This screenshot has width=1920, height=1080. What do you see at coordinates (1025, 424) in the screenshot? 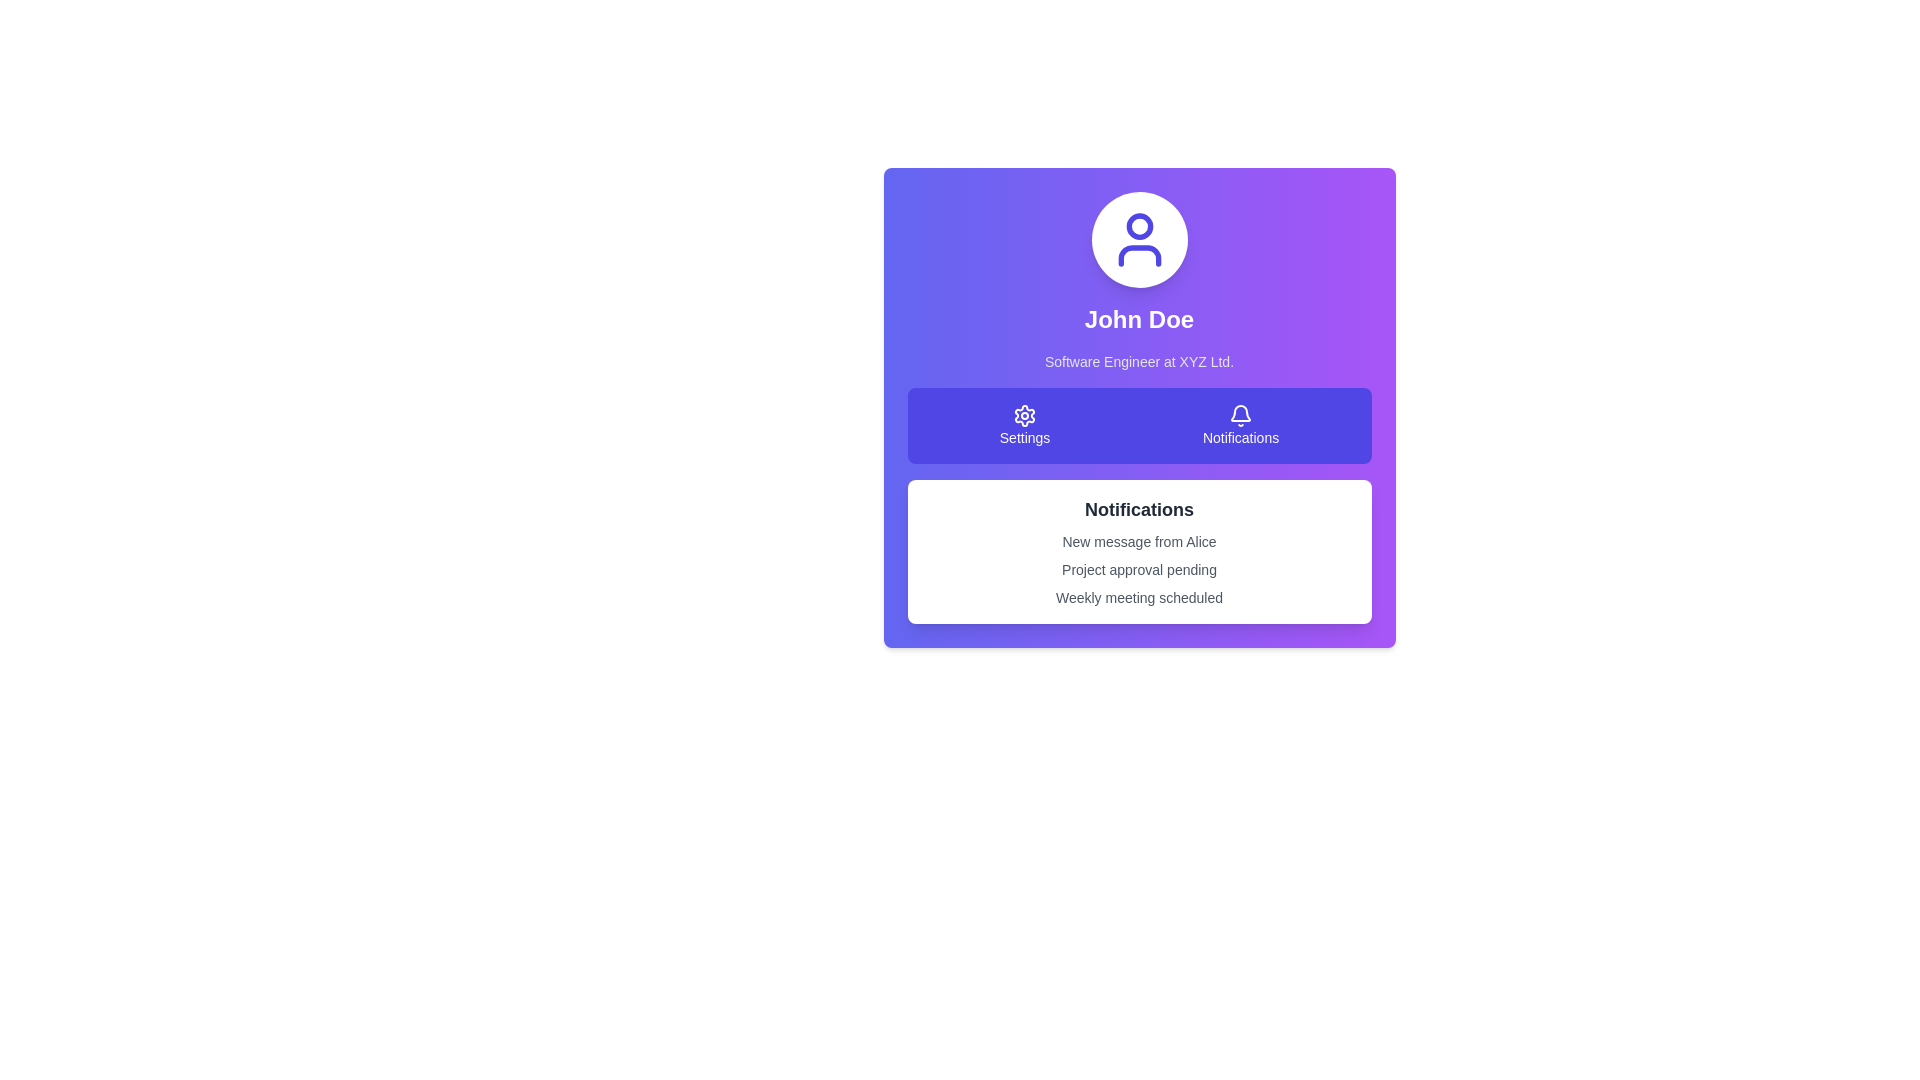
I see `the 'Settings' button, which features a gear icon and is located on the left side of the horizontal navigation bar` at bounding box center [1025, 424].